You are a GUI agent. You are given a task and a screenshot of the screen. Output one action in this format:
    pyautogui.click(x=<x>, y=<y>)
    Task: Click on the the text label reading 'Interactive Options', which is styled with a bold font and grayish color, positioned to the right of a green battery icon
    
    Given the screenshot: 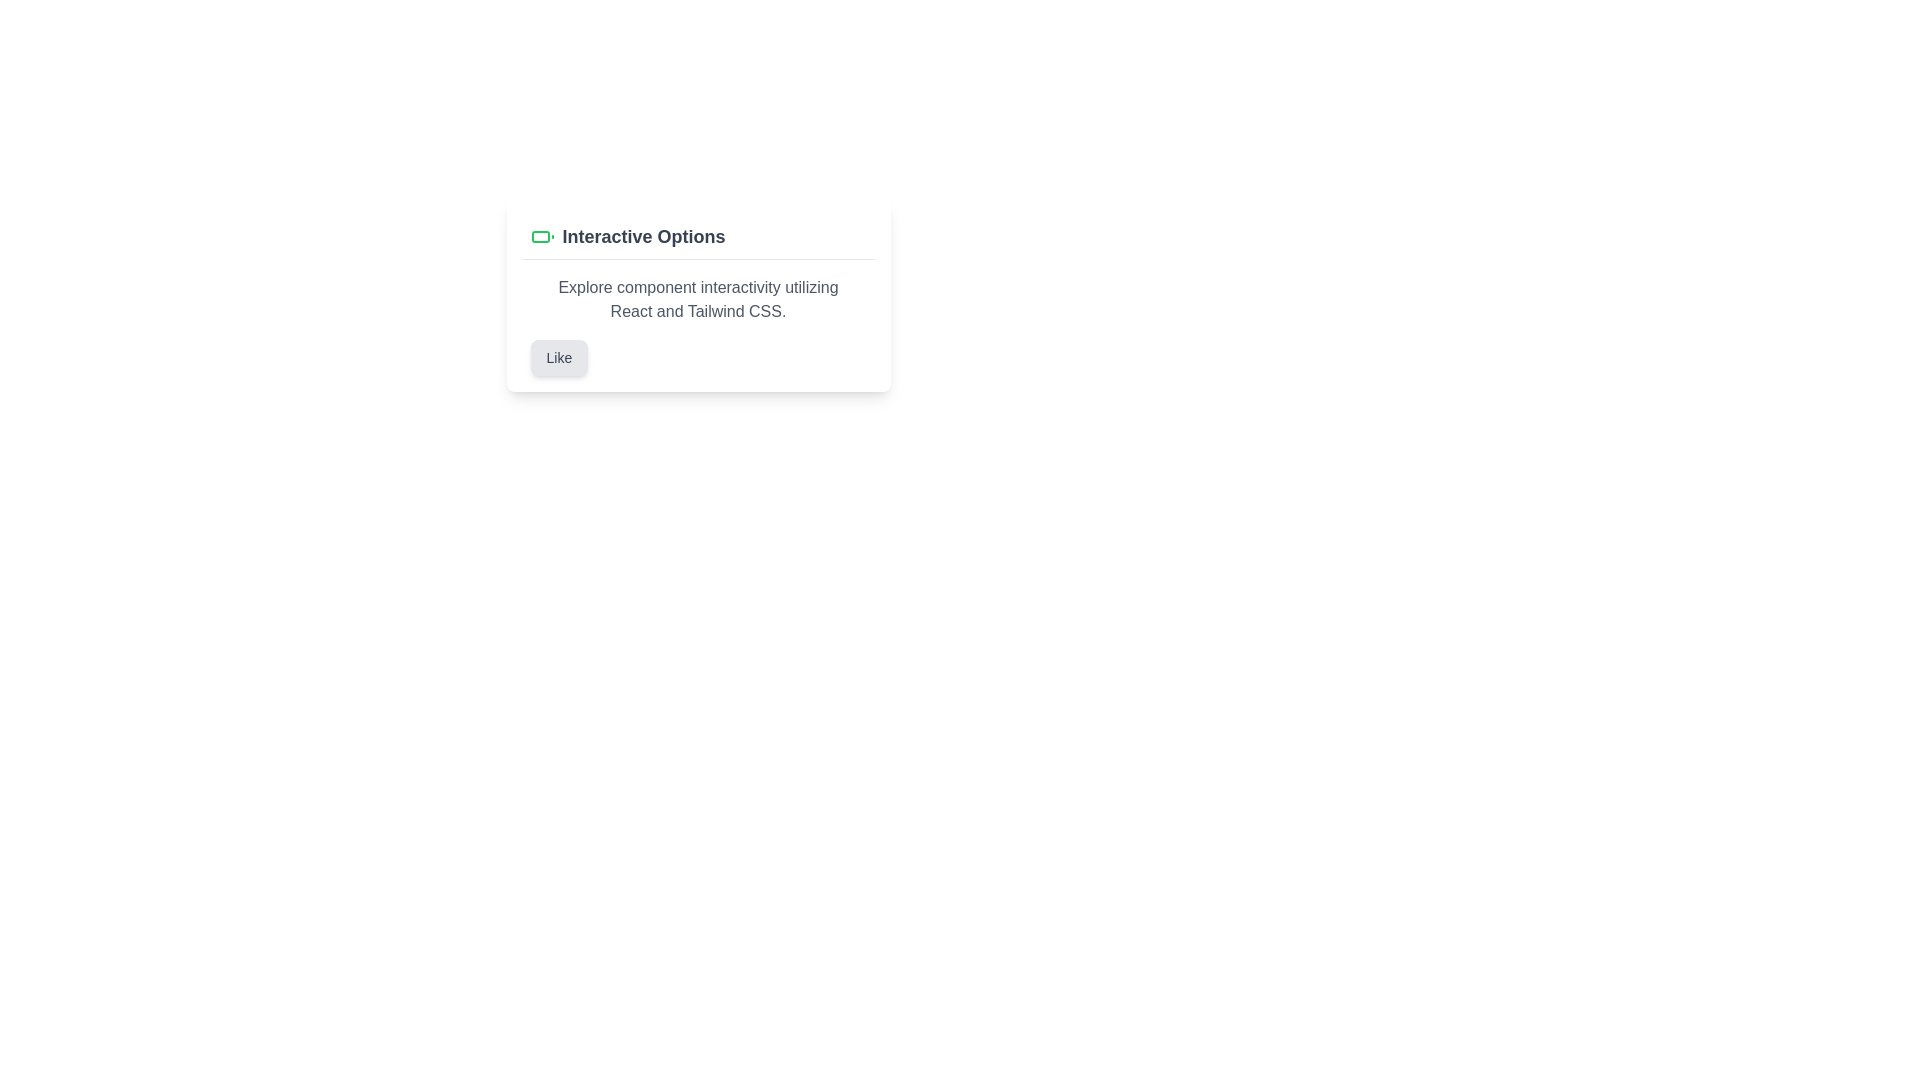 What is the action you would take?
    pyautogui.click(x=643, y=235)
    